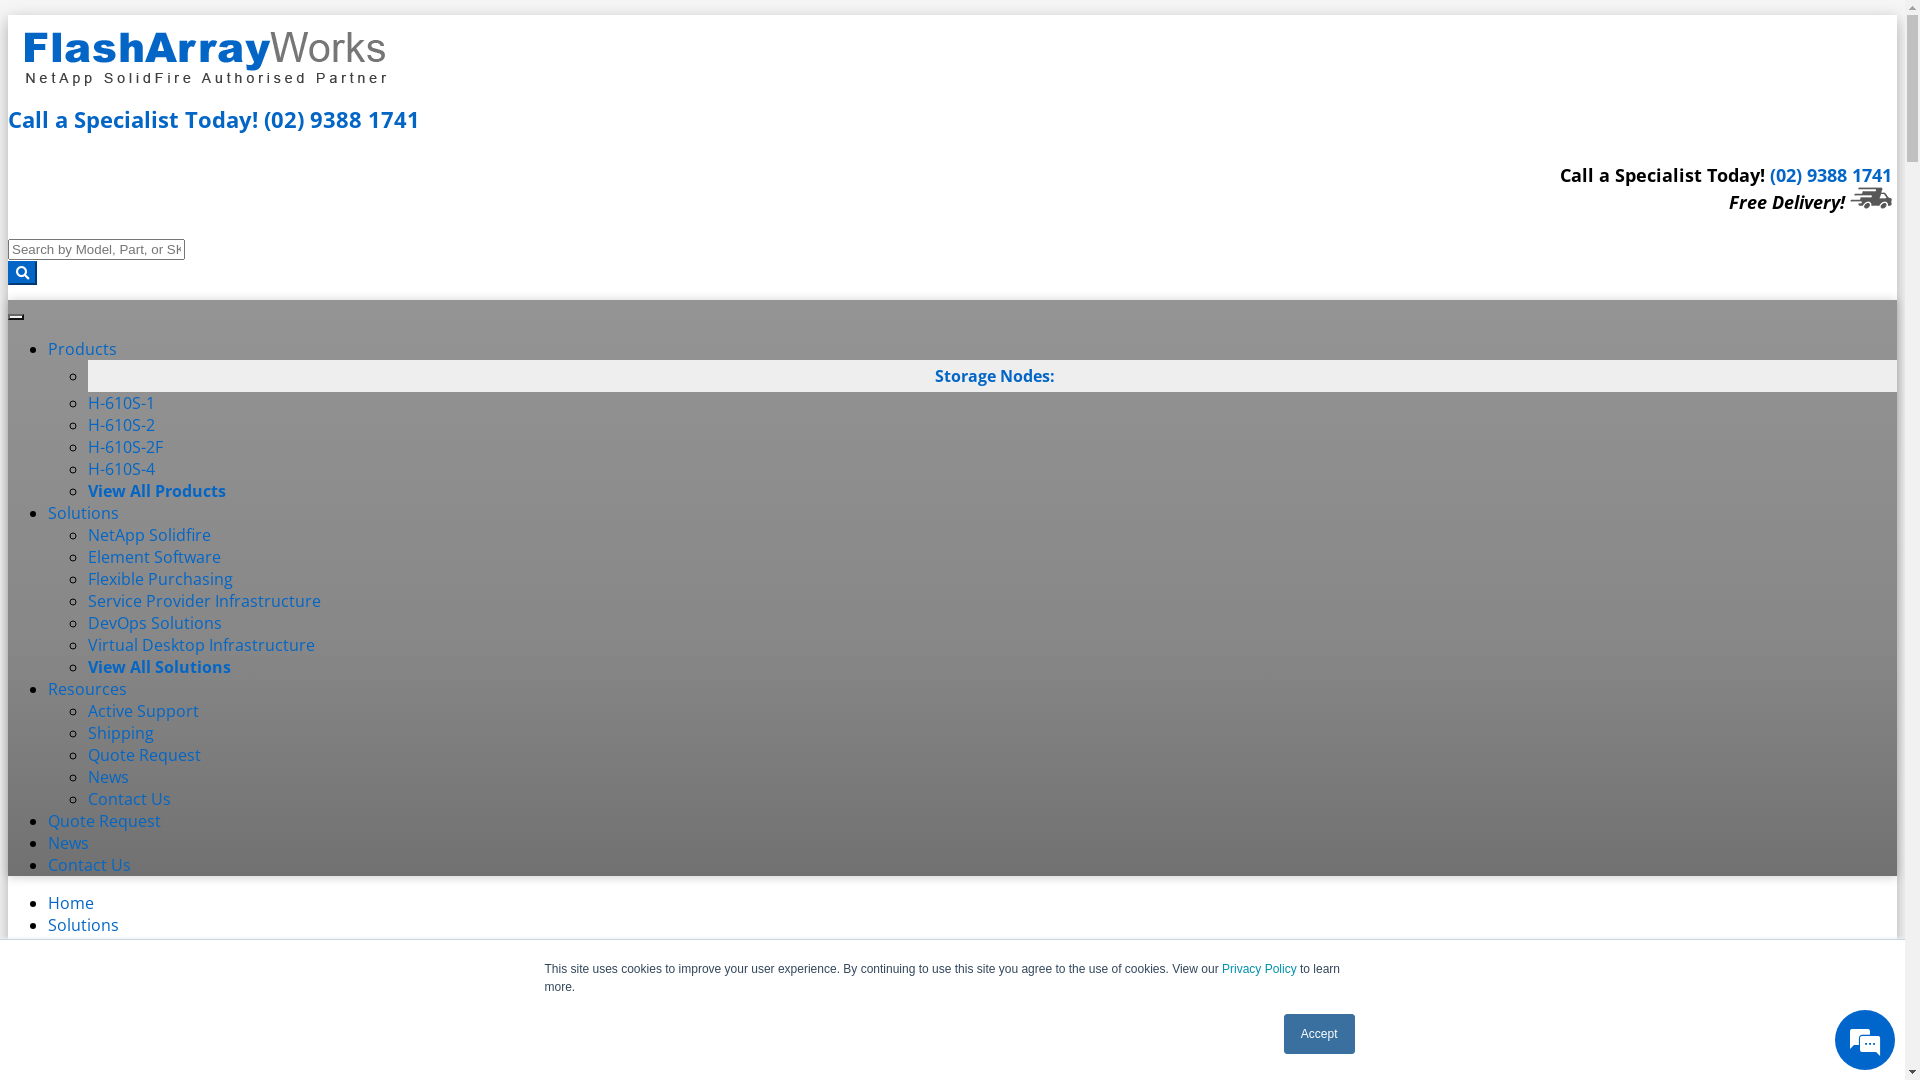 Image resolution: width=1920 pixels, height=1080 pixels. What do you see at coordinates (1830, 173) in the screenshot?
I see `'(02) 9388 1741'` at bounding box center [1830, 173].